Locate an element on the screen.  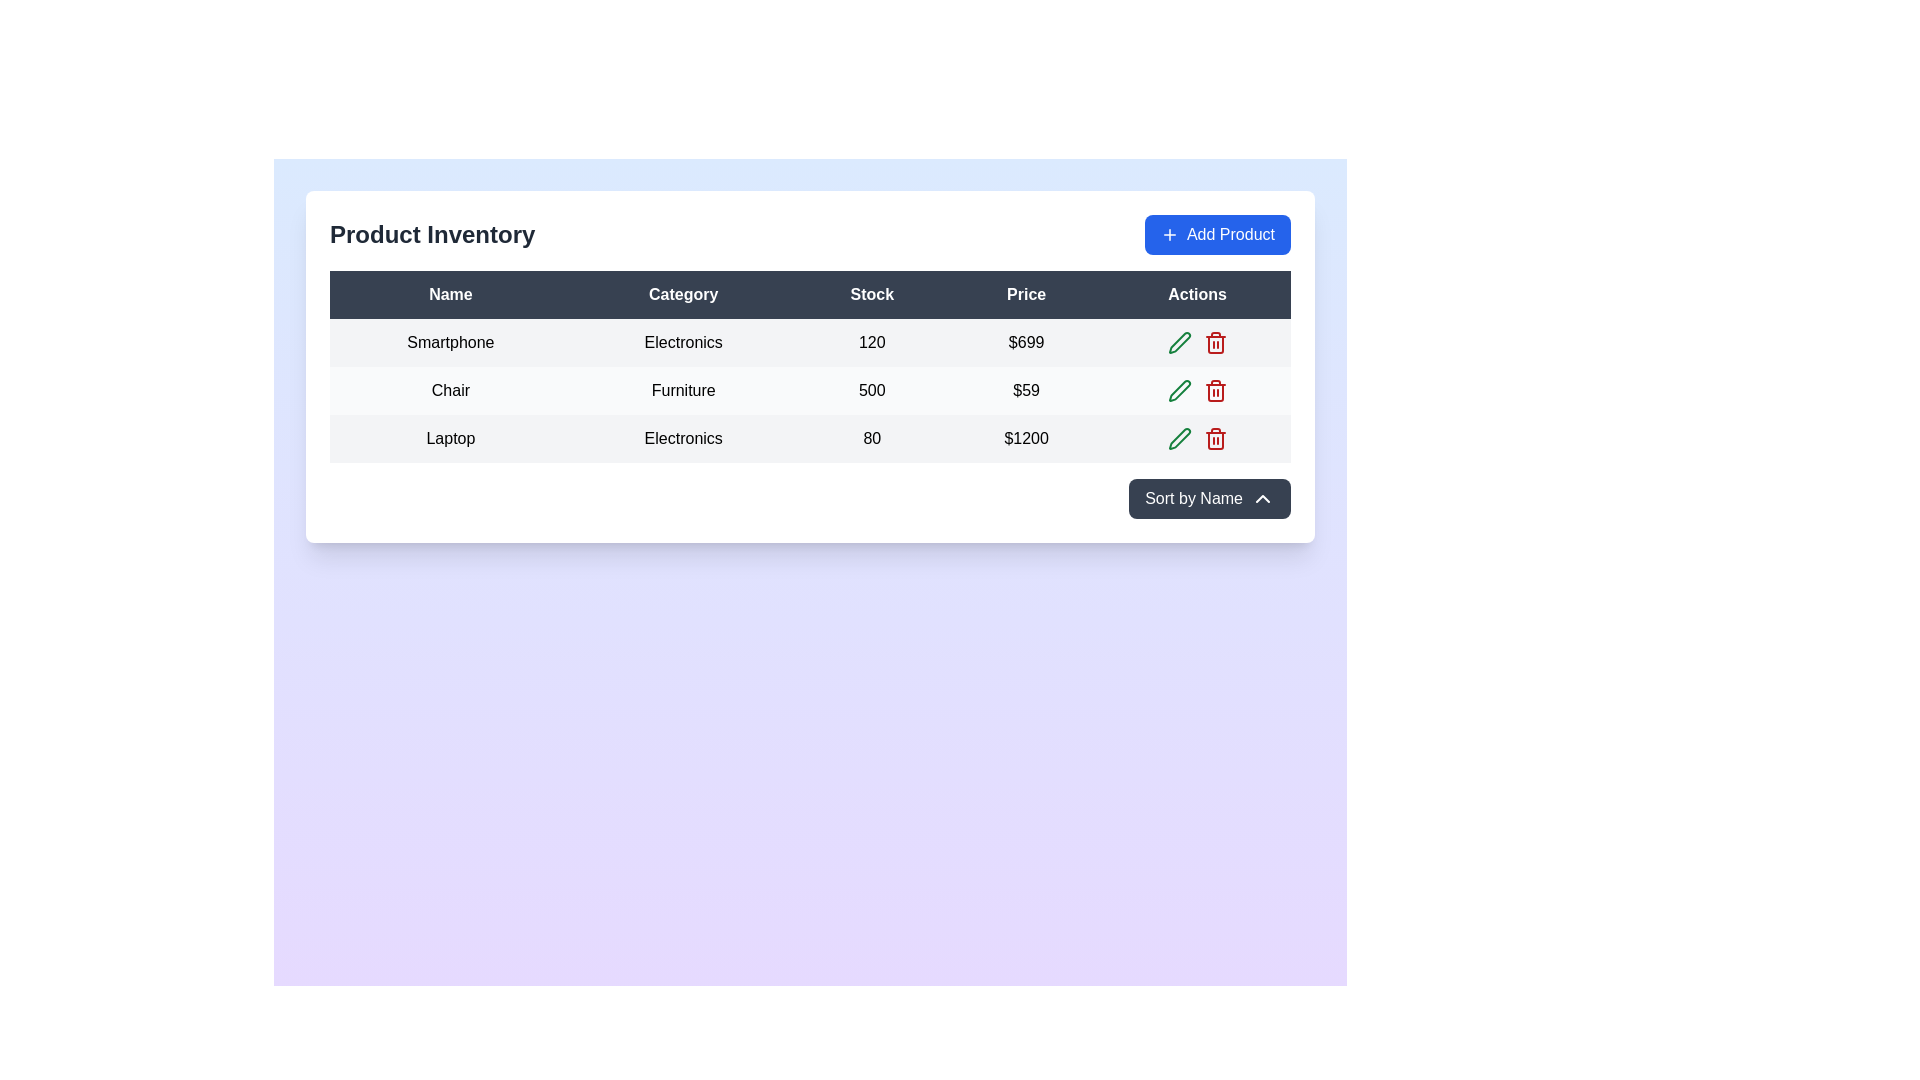
the text label displaying 'Laptop' in the 'Name' column of the 'Product Inventory' table, located in the first cell of the third row is located at coordinates (450, 438).